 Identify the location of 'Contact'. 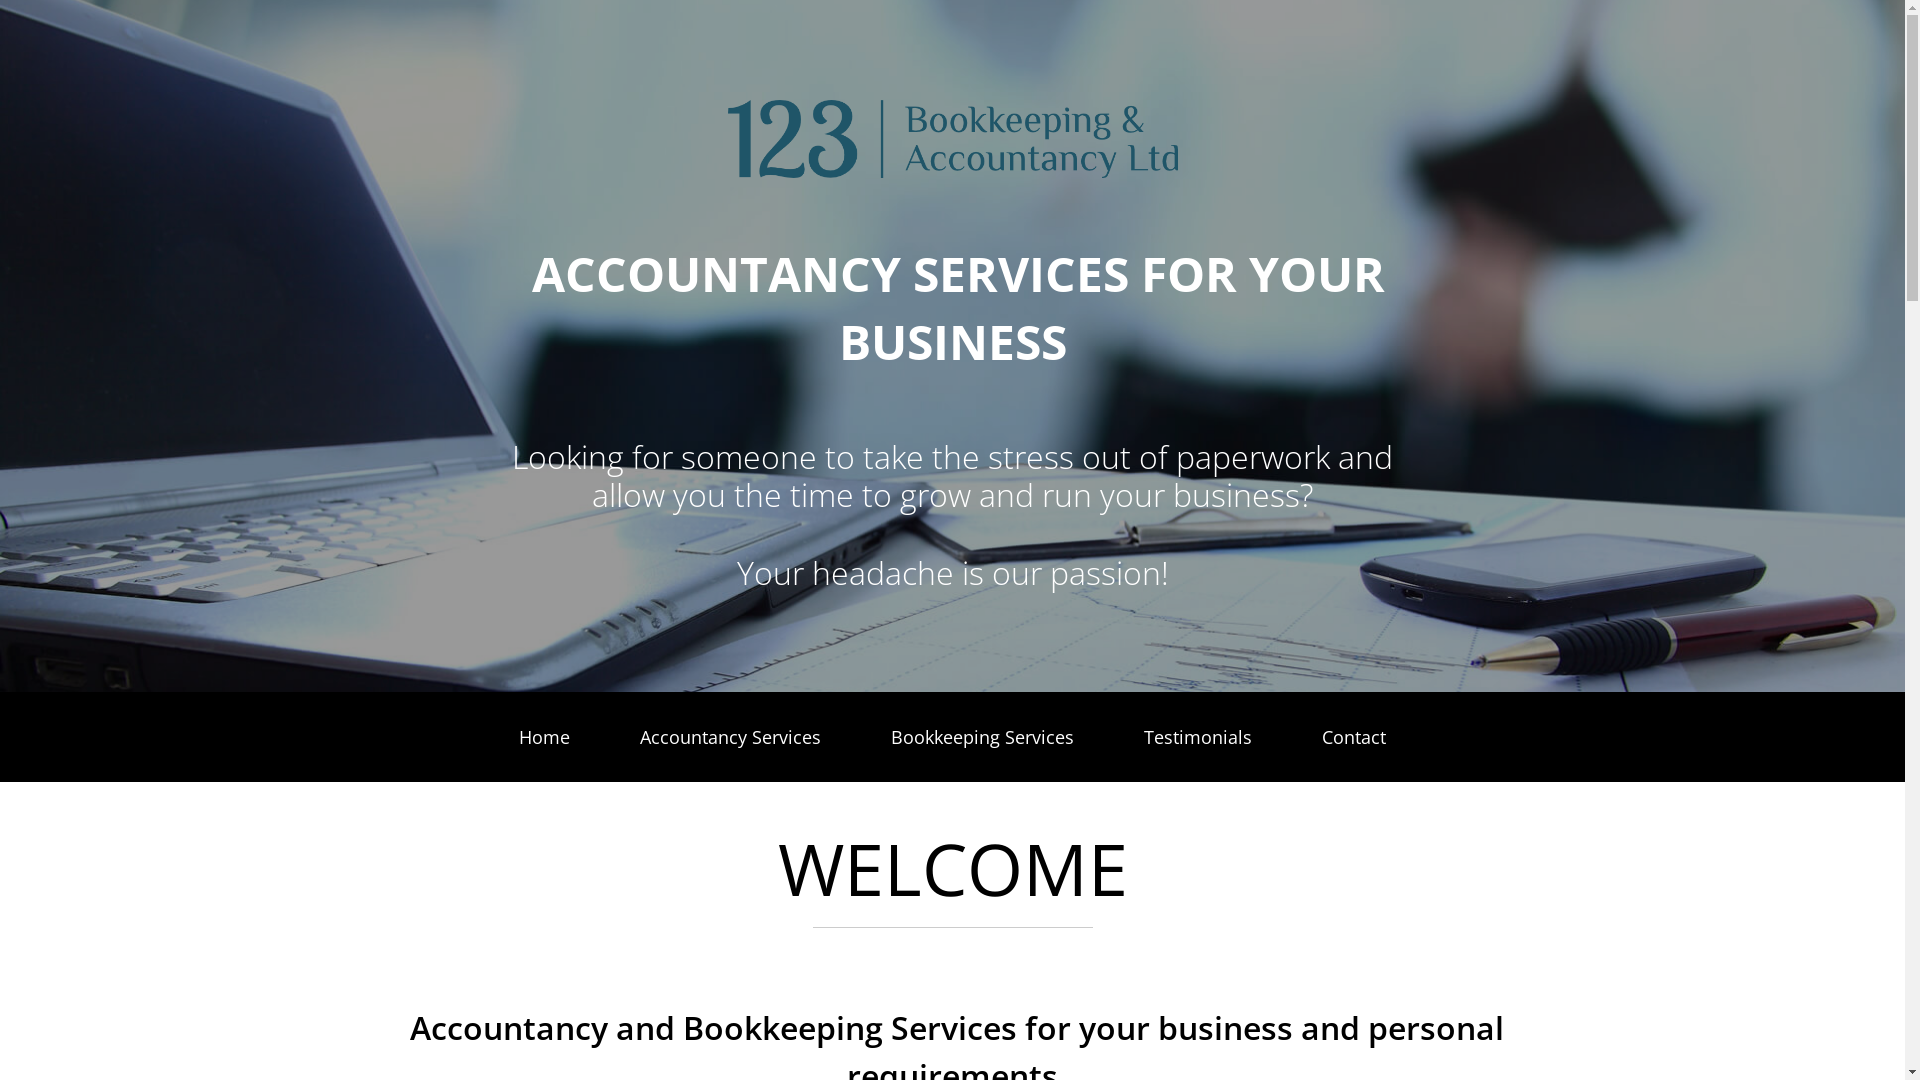
(1353, 736).